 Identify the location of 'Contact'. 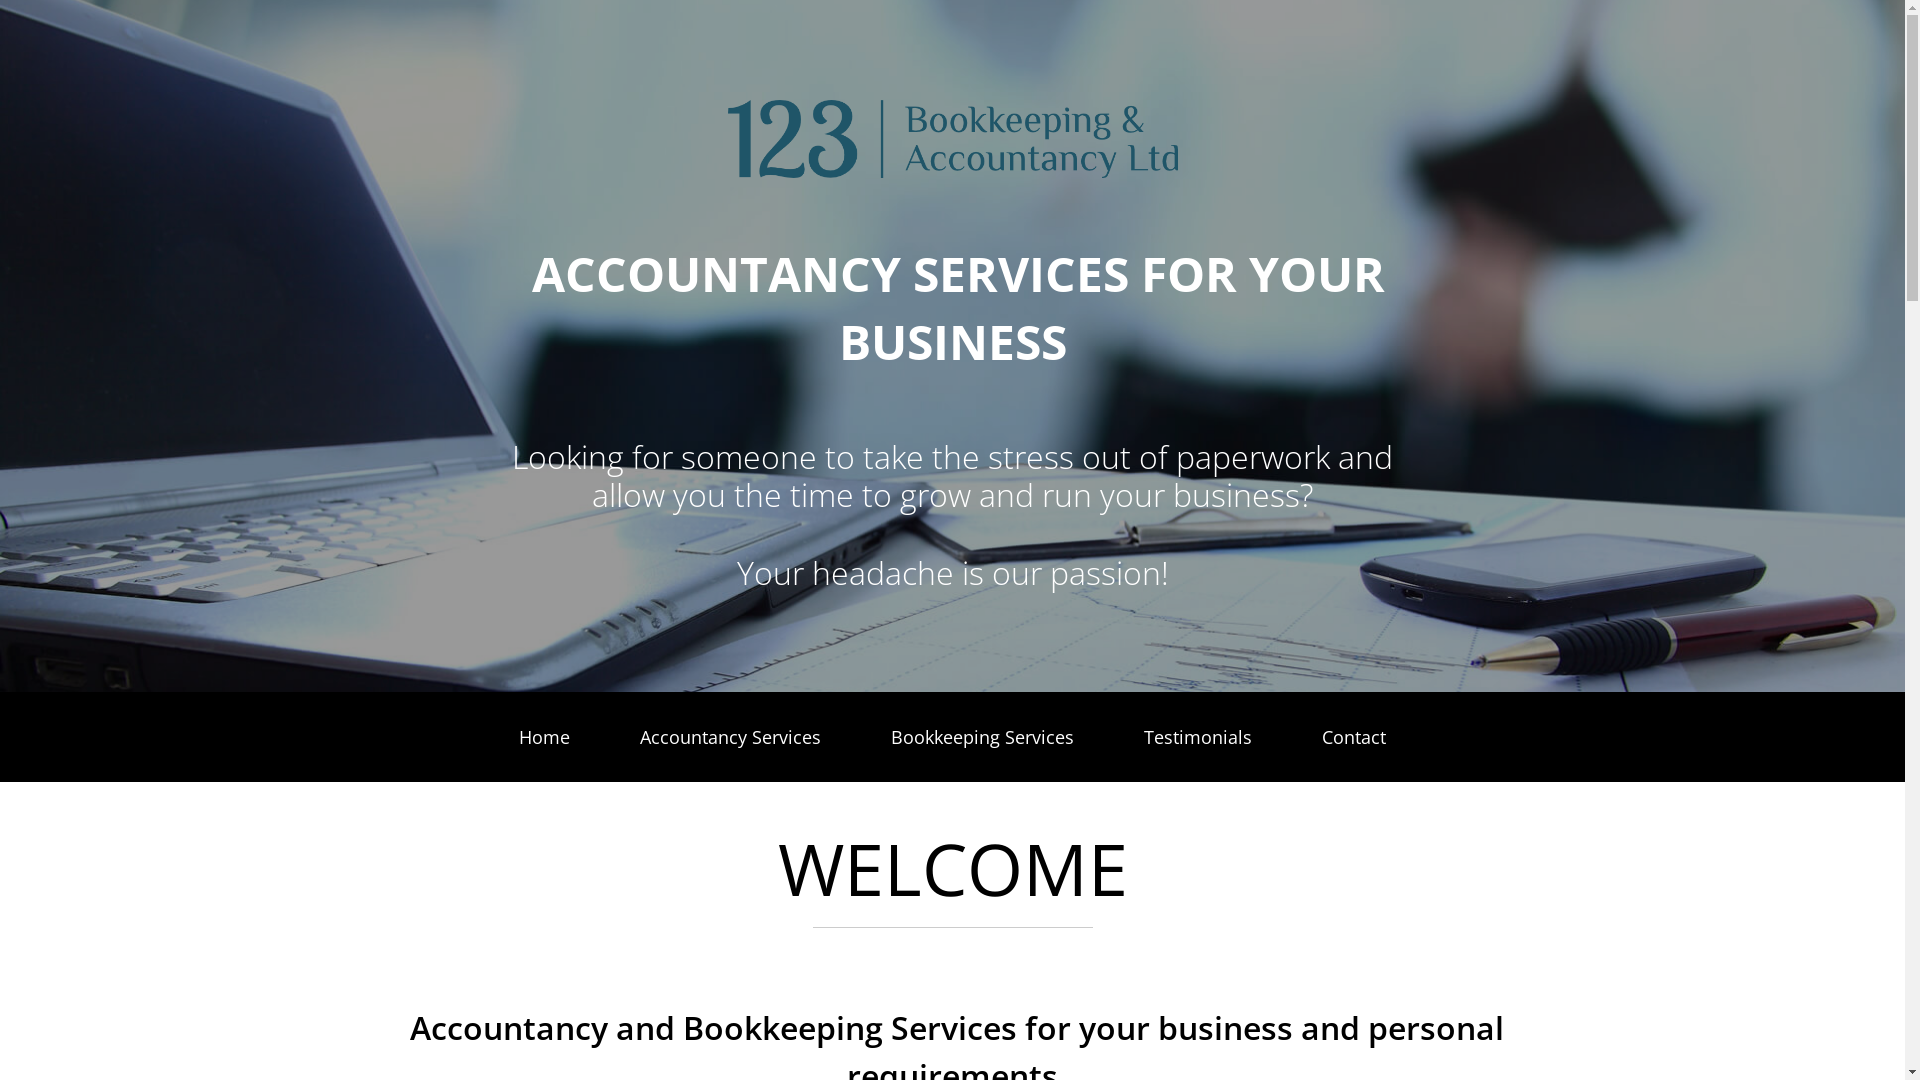
(1353, 736).